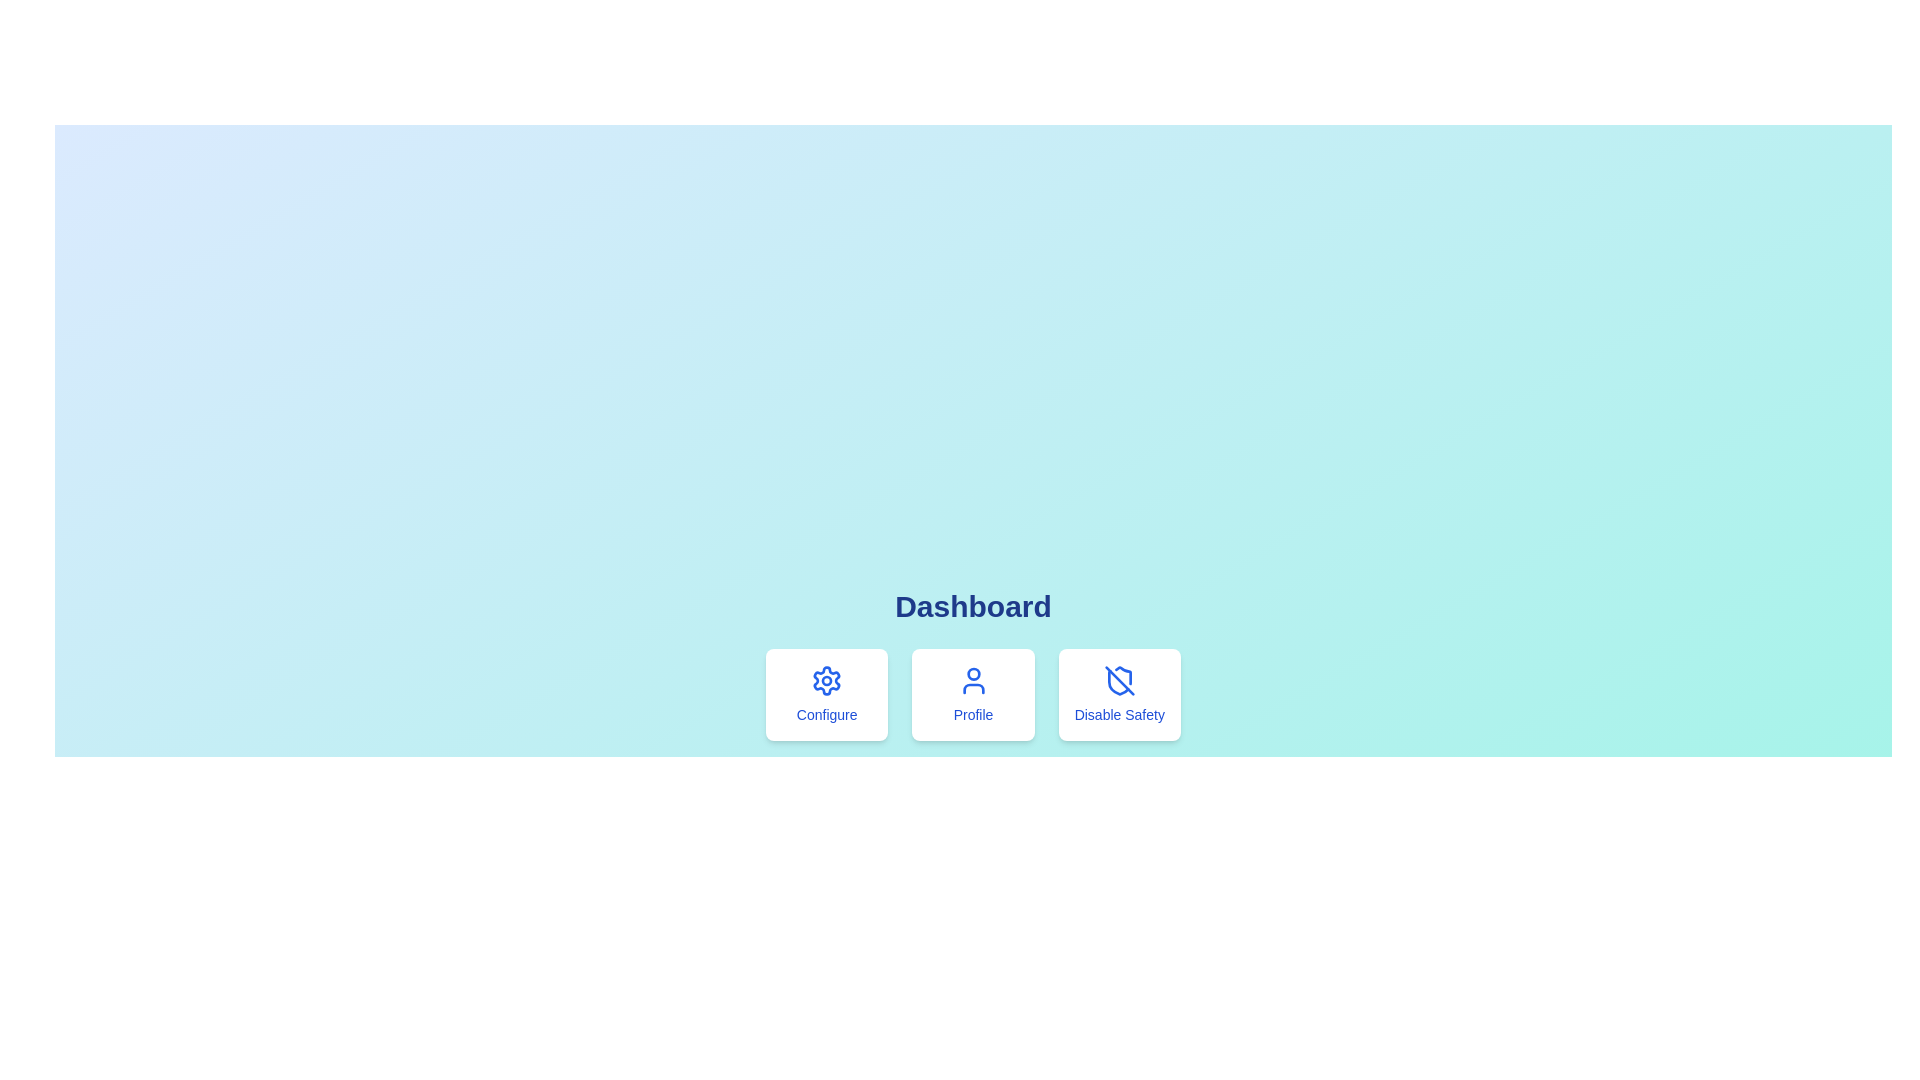 Image resolution: width=1920 pixels, height=1080 pixels. I want to click on the centered 'Profile' button within the blue gradient background, so click(973, 693).